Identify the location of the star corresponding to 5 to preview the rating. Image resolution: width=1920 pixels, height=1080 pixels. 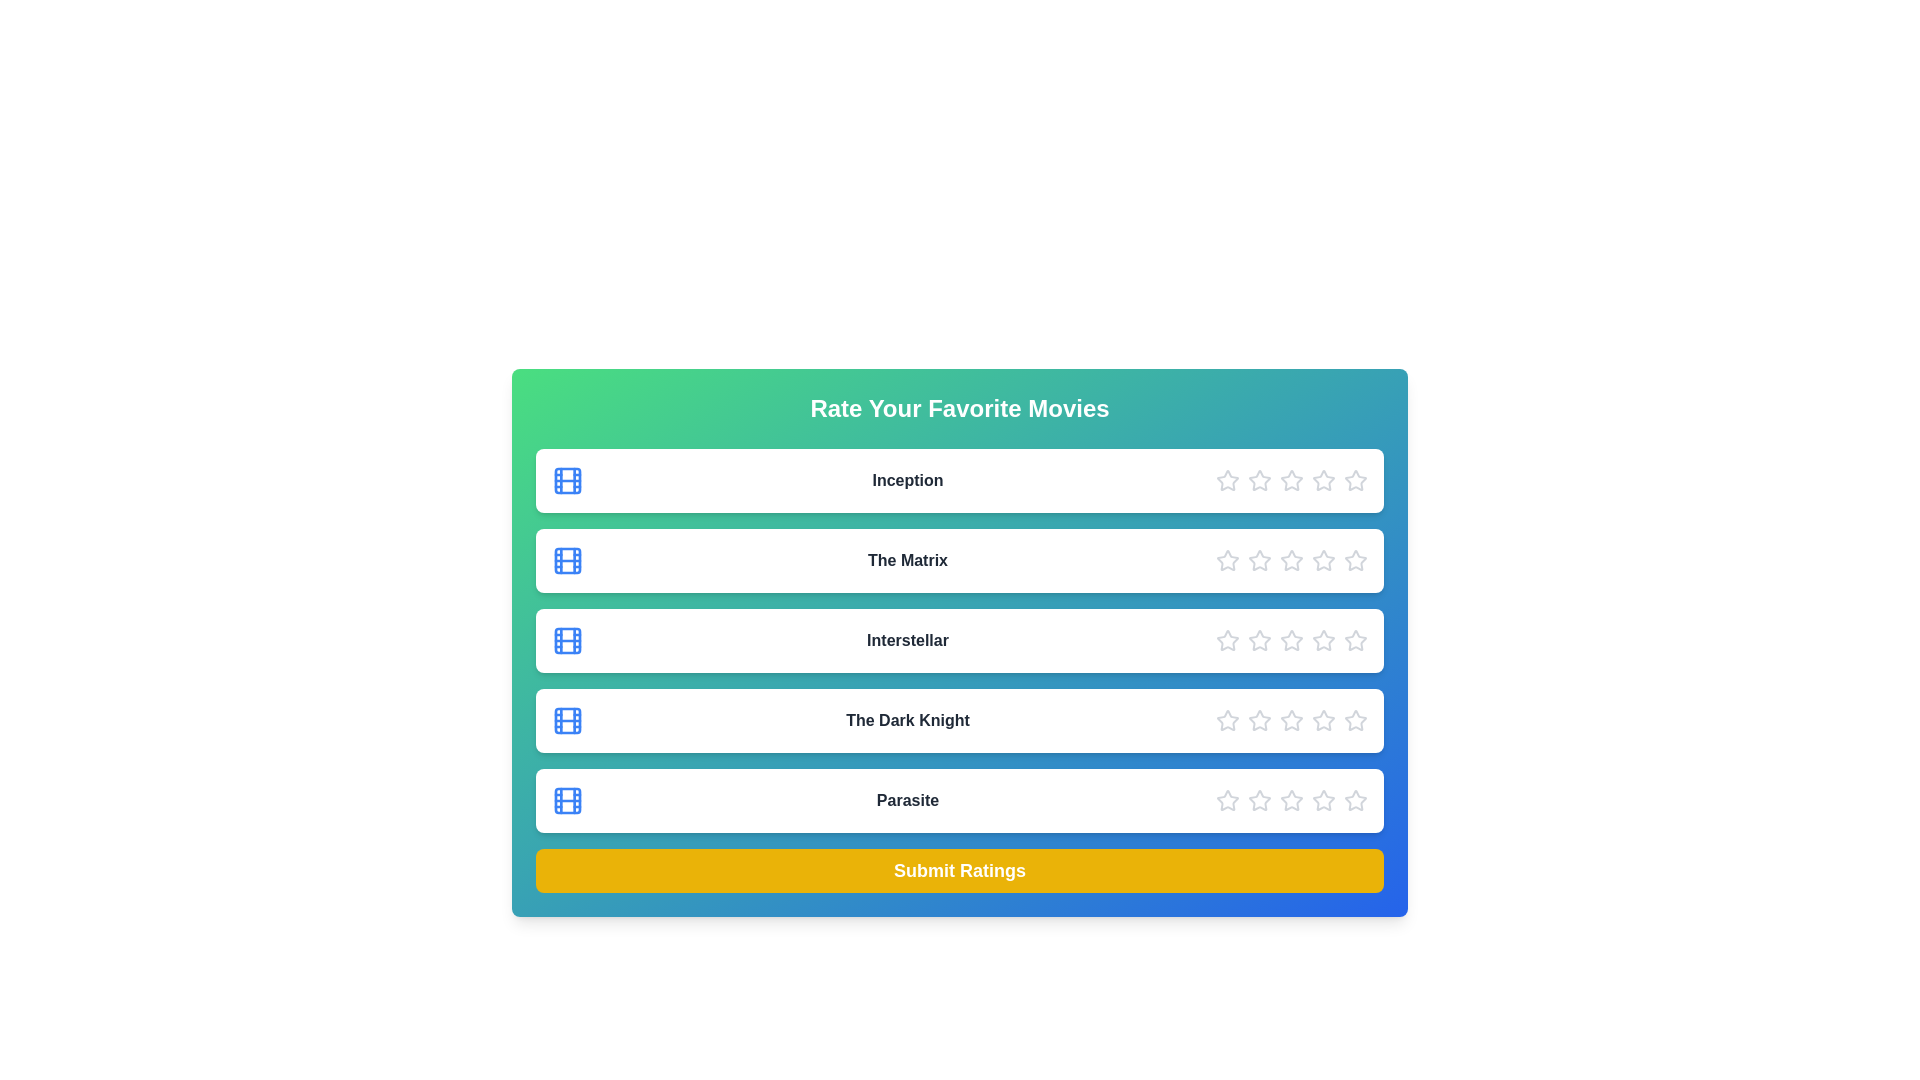
(1356, 481).